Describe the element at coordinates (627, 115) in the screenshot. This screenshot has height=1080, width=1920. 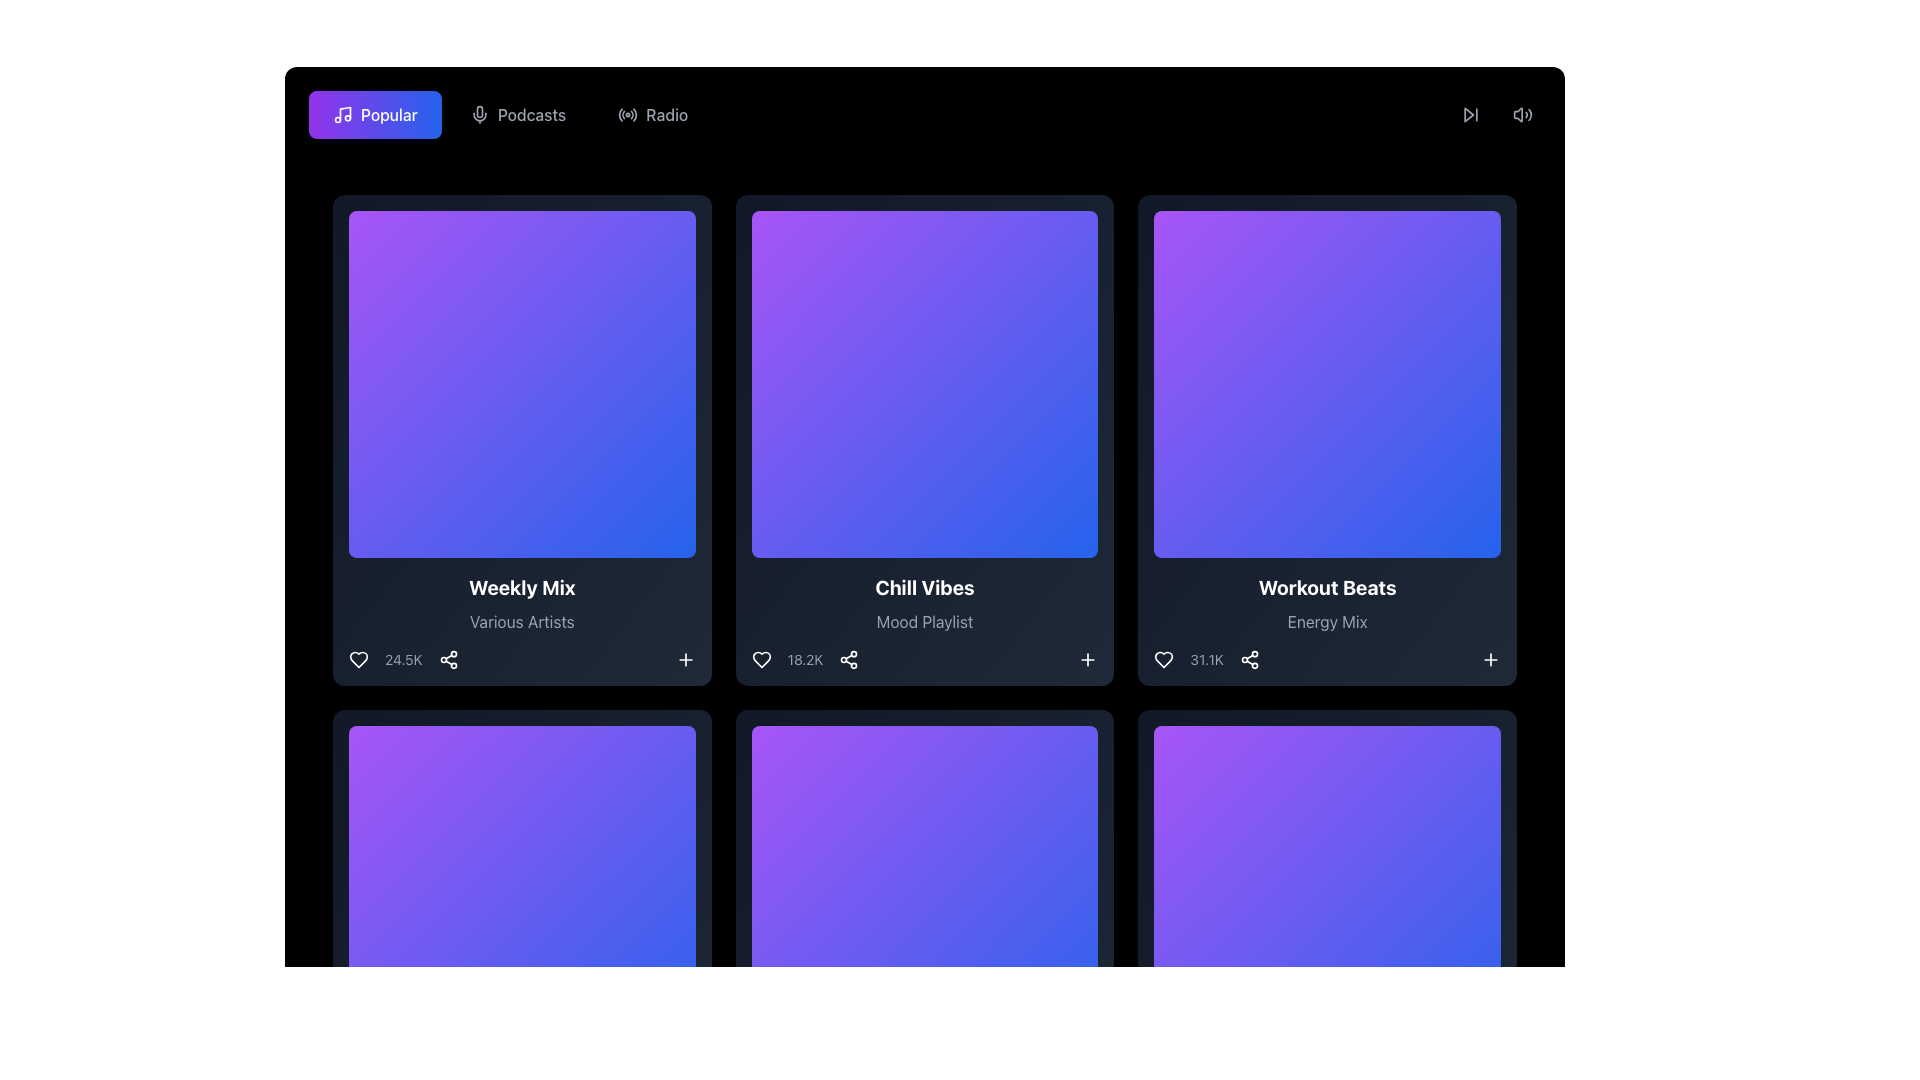
I see `the radio icon located in the navigation bar, which is styled with a black stroke and positioned to the left of the 'Radio' text` at that location.